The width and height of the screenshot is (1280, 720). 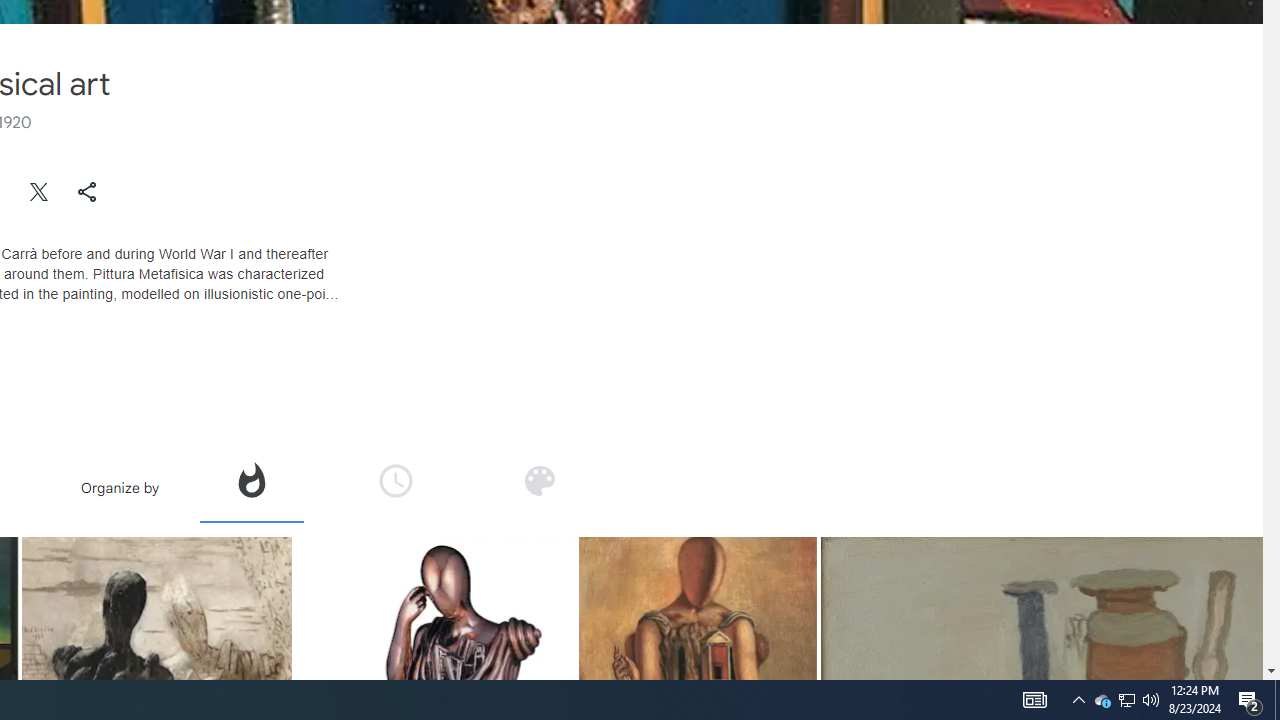 I want to click on 'Organize by popularity', so click(x=249, y=480).